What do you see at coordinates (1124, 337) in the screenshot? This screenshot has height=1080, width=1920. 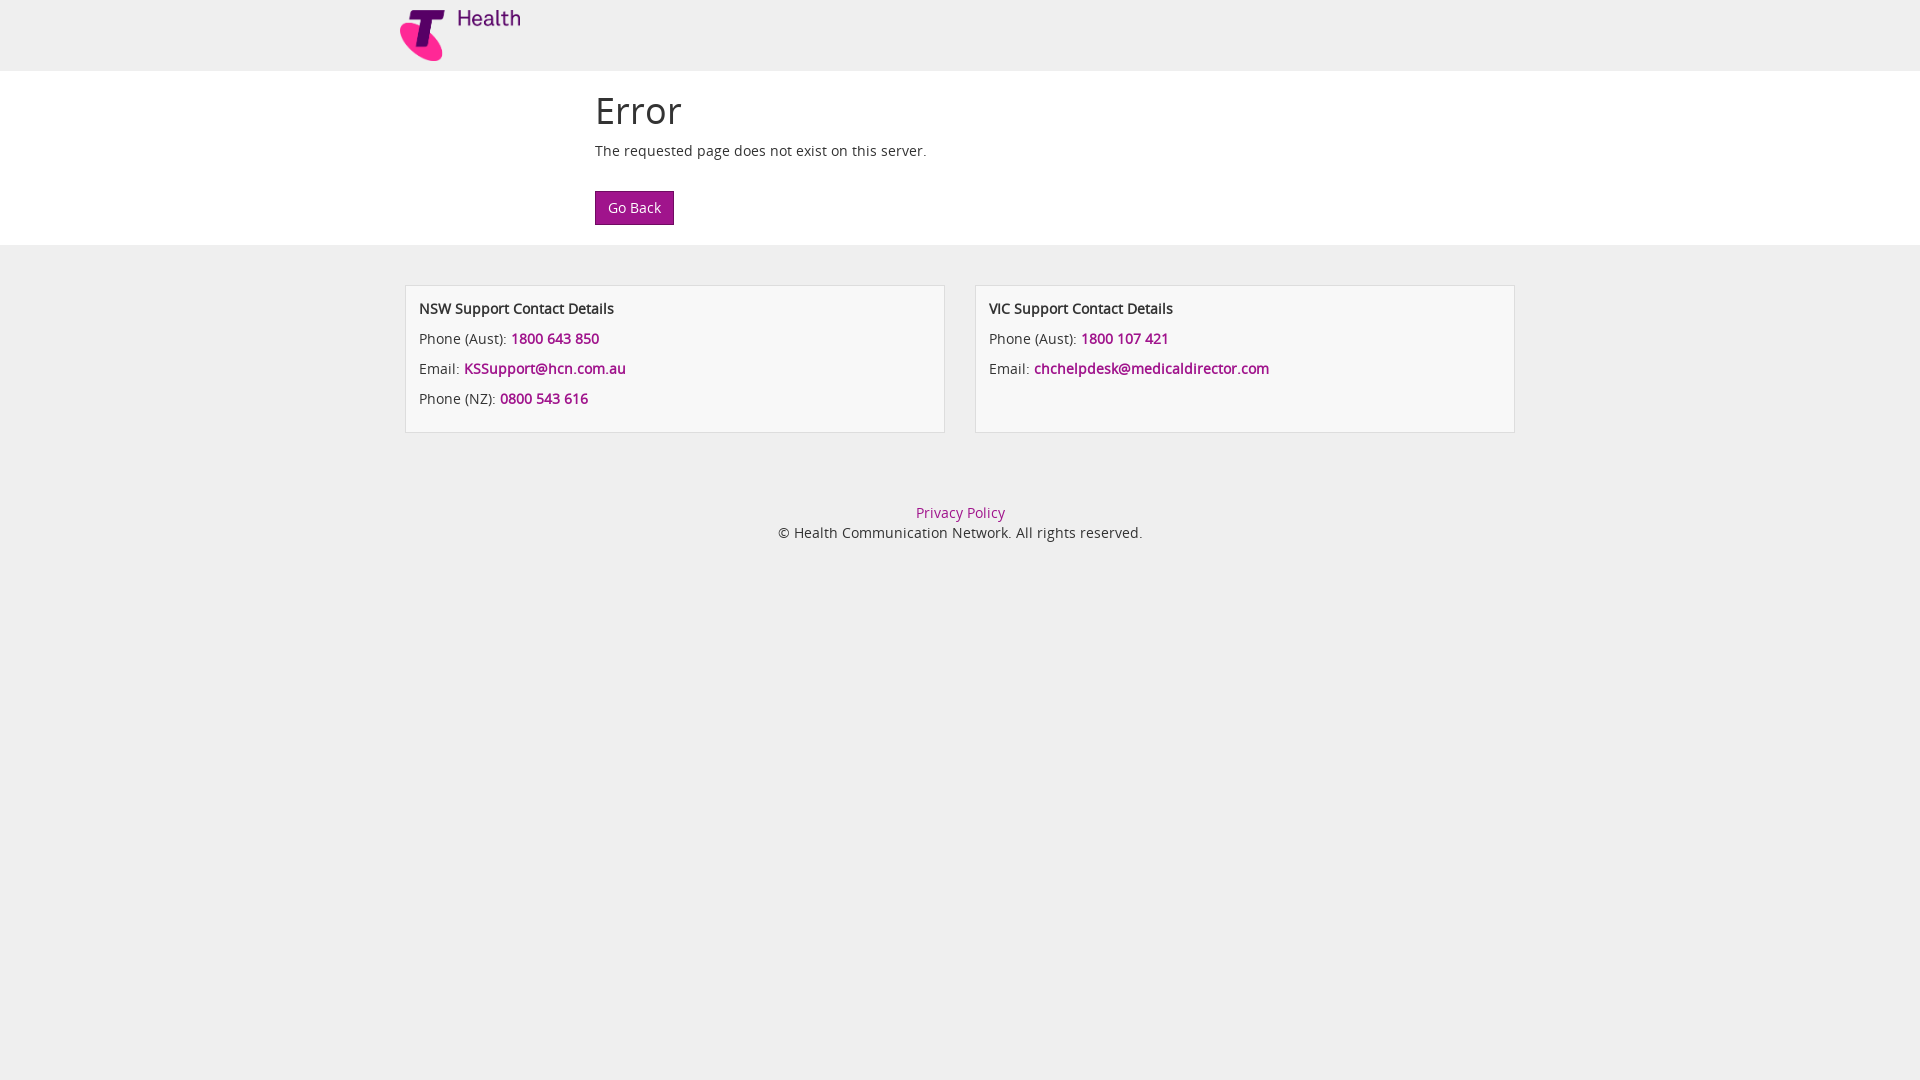 I see `'1800 107 421'` at bounding box center [1124, 337].